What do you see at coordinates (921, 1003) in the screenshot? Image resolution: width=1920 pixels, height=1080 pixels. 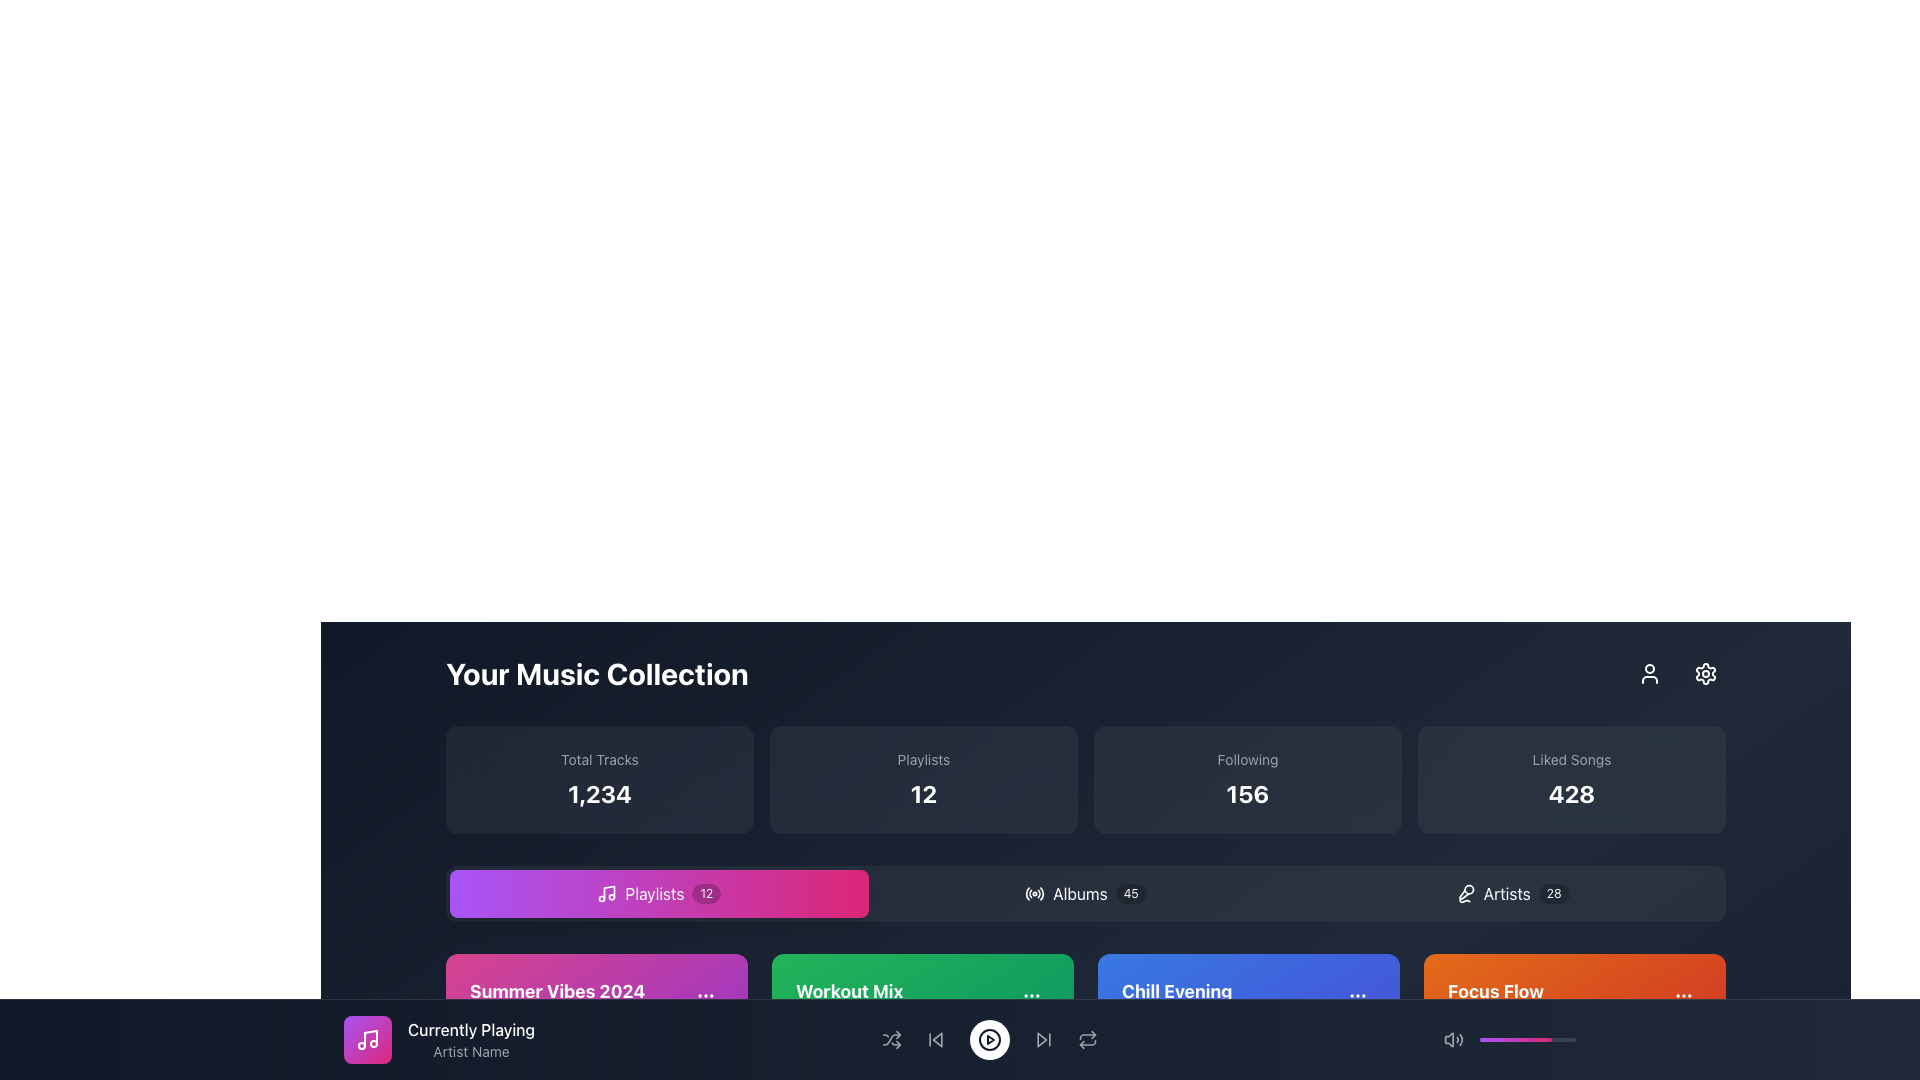 I see `the Information Display element that shows the title and track count of the 'Workout Mix' playlist, centrally aligned within the green rectangular card` at bounding box center [921, 1003].